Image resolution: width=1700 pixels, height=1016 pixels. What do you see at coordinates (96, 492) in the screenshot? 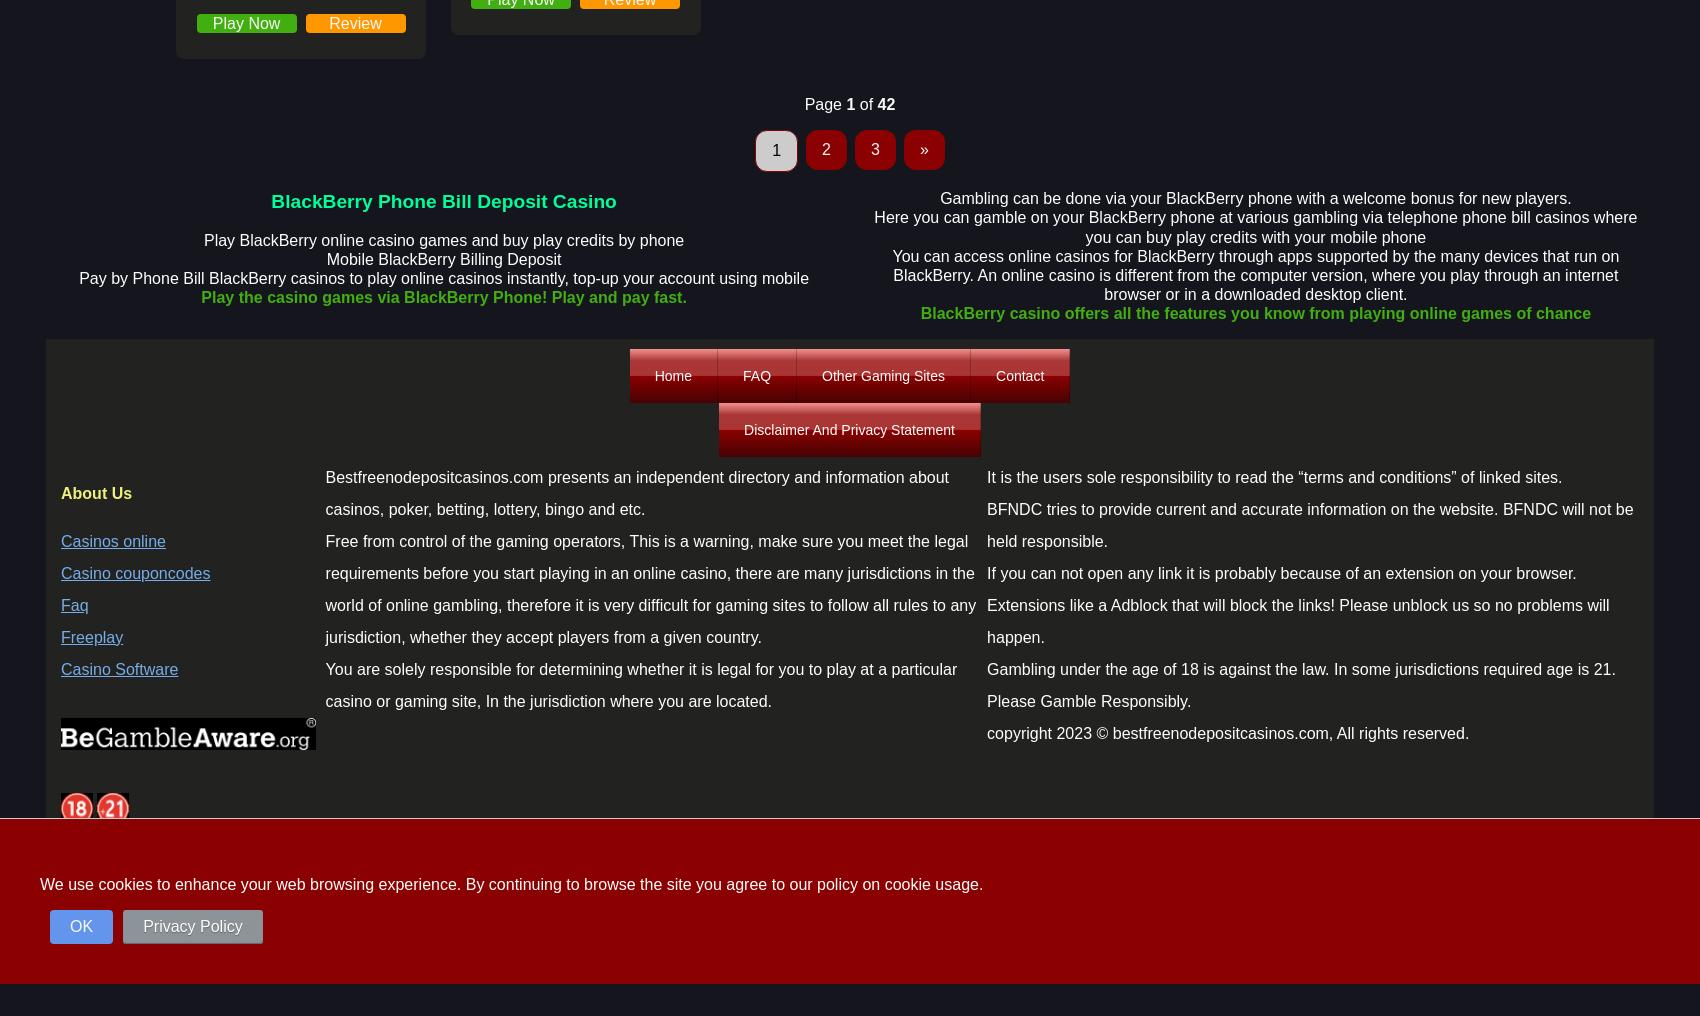
I see `'About Us'` at bounding box center [96, 492].